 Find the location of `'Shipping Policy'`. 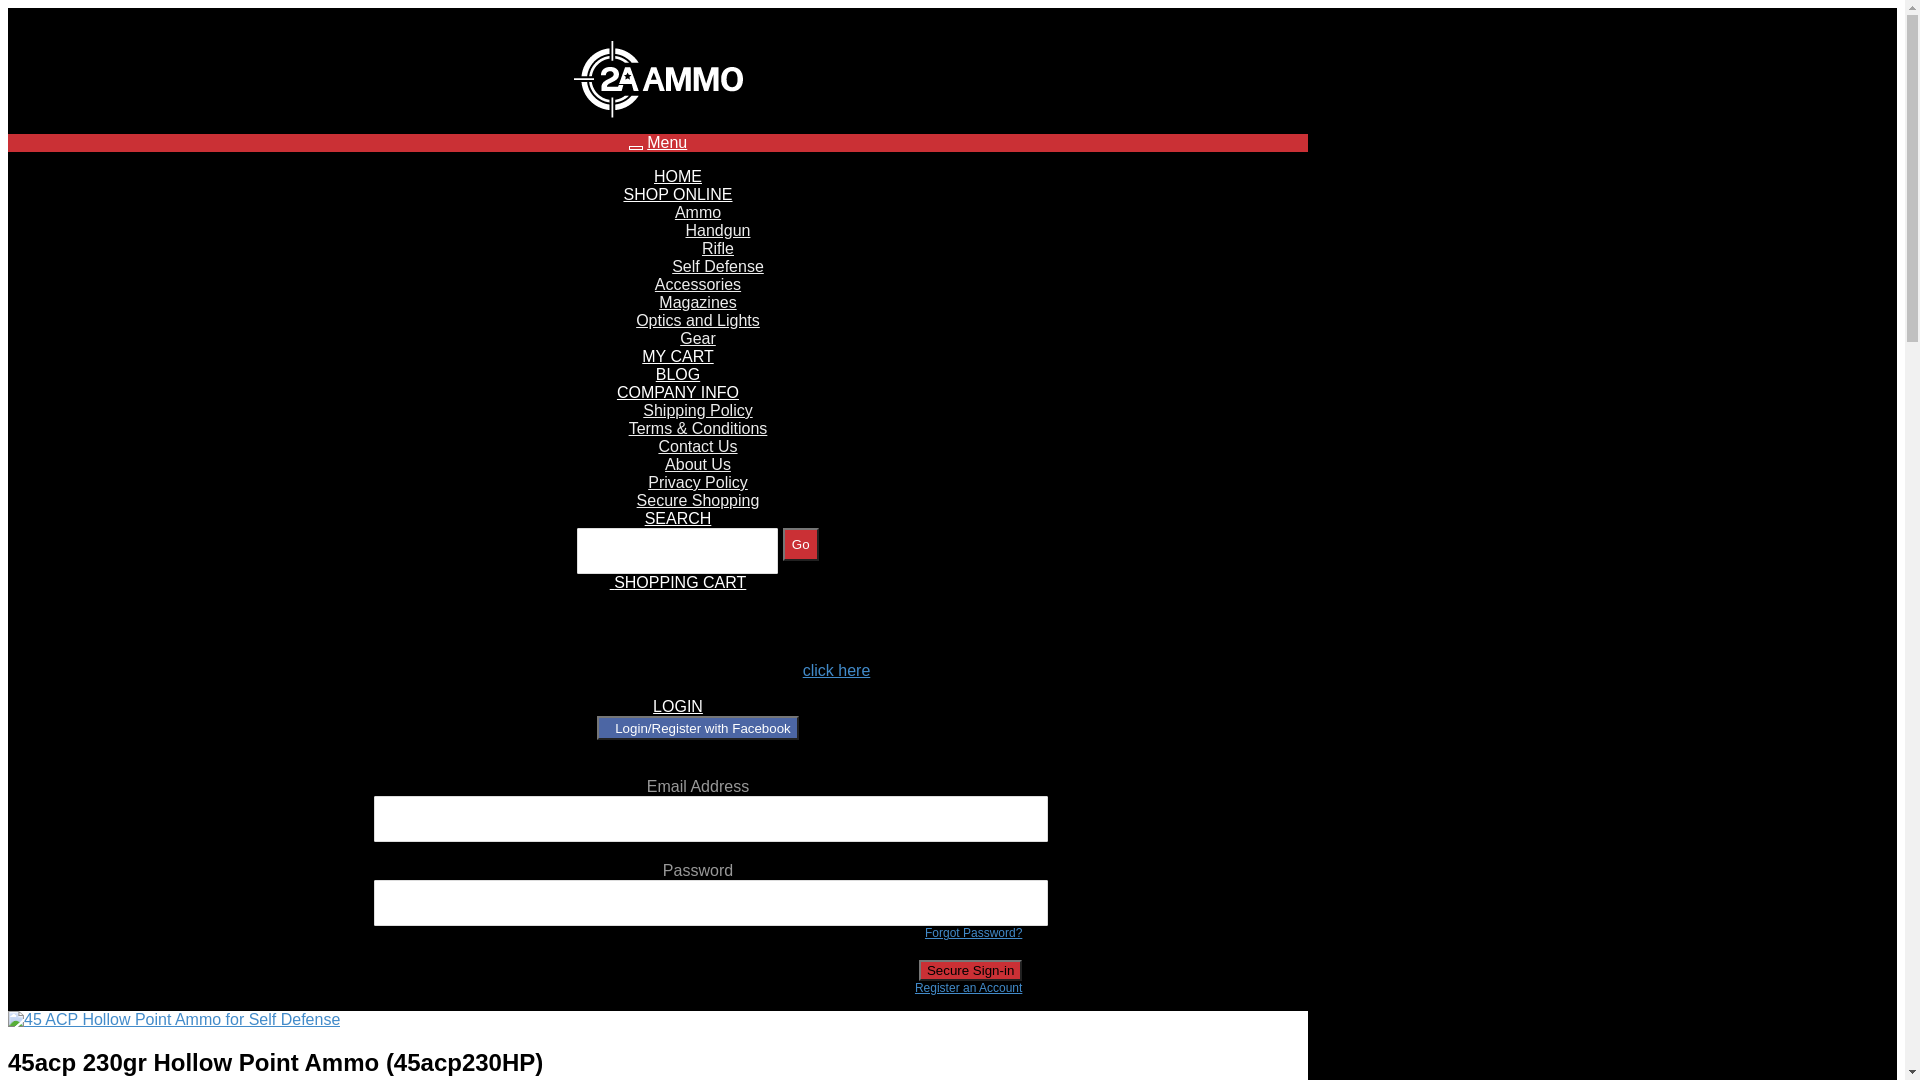

'Shipping Policy' is located at coordinates (697, 409).